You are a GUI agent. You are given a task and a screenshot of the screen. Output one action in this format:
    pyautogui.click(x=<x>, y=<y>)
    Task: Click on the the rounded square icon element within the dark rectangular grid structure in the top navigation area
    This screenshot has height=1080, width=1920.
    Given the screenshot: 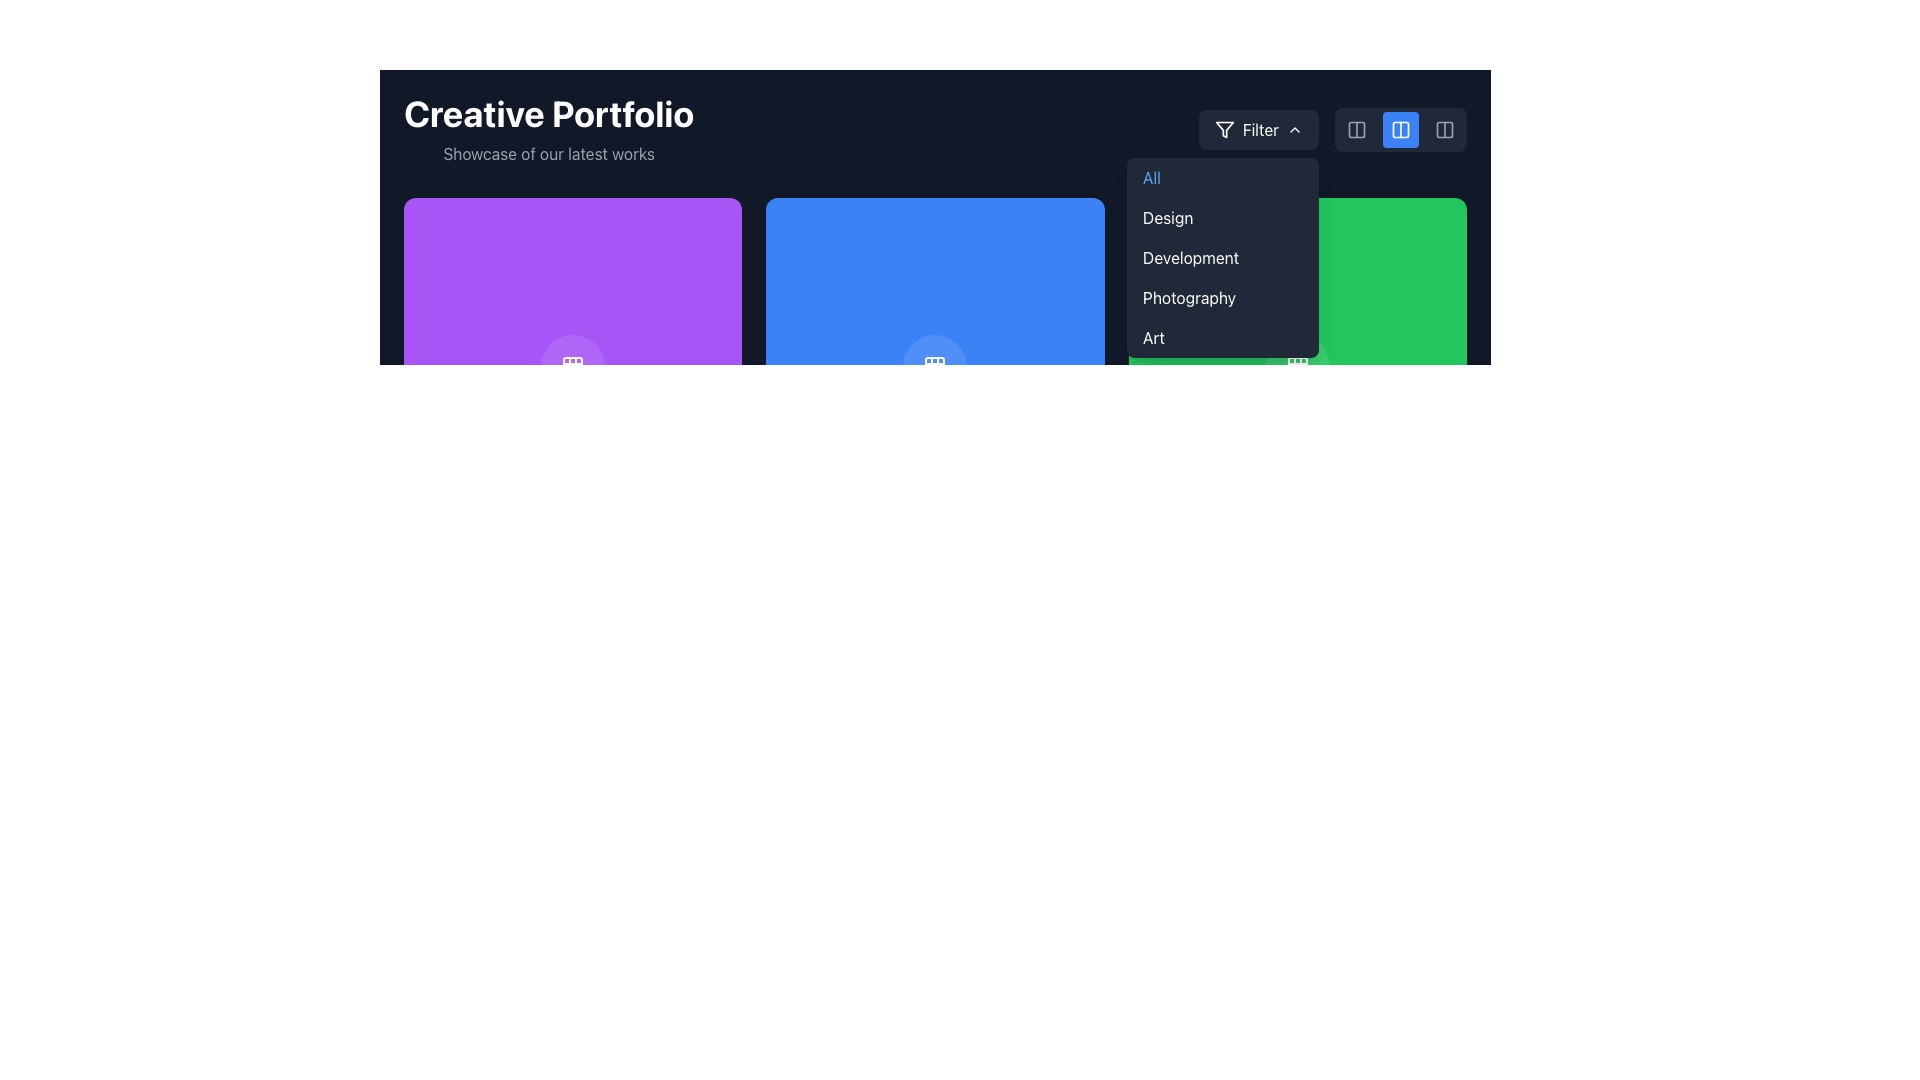 What is the action you would take?
    pyautogui.click(x=1357, y=130)
    